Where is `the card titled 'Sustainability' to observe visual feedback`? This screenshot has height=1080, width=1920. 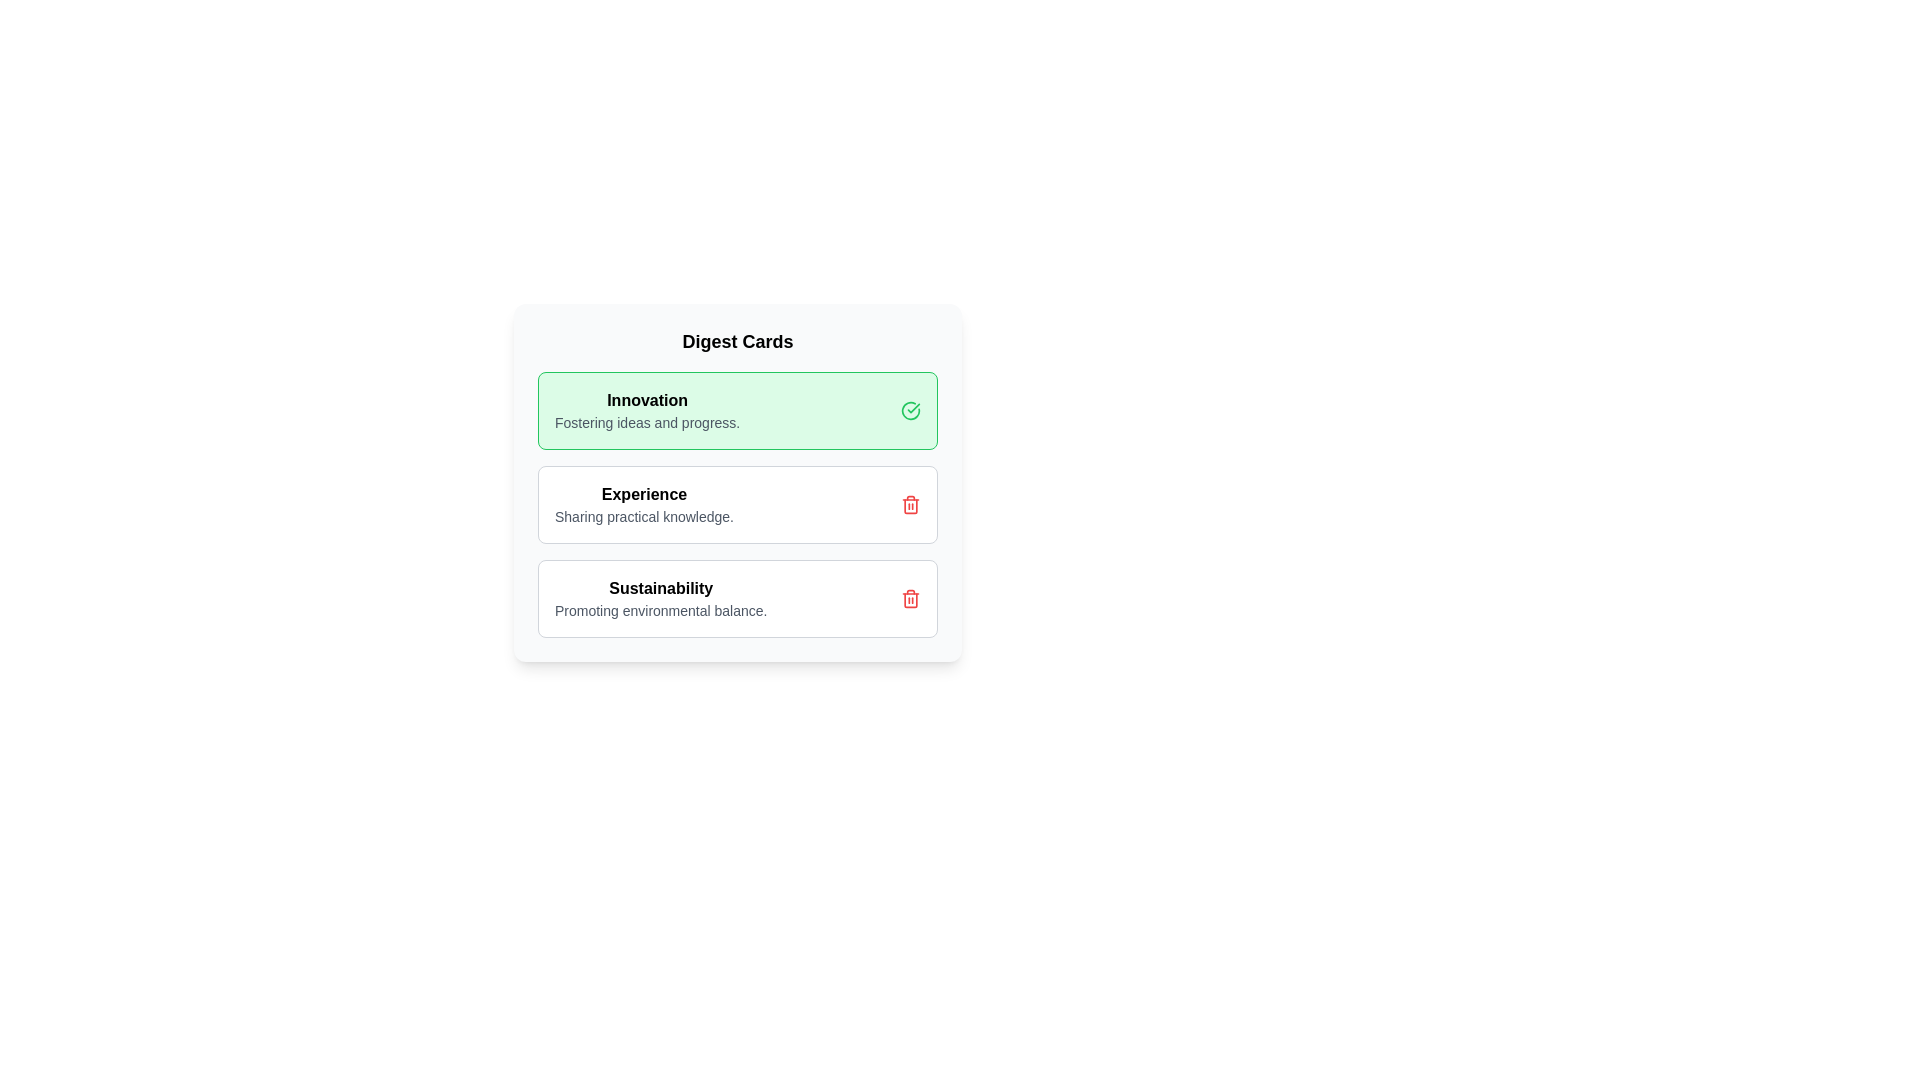
the card titled 'Sustainability' to observe visual feedback is located at coordinates (737, 597).